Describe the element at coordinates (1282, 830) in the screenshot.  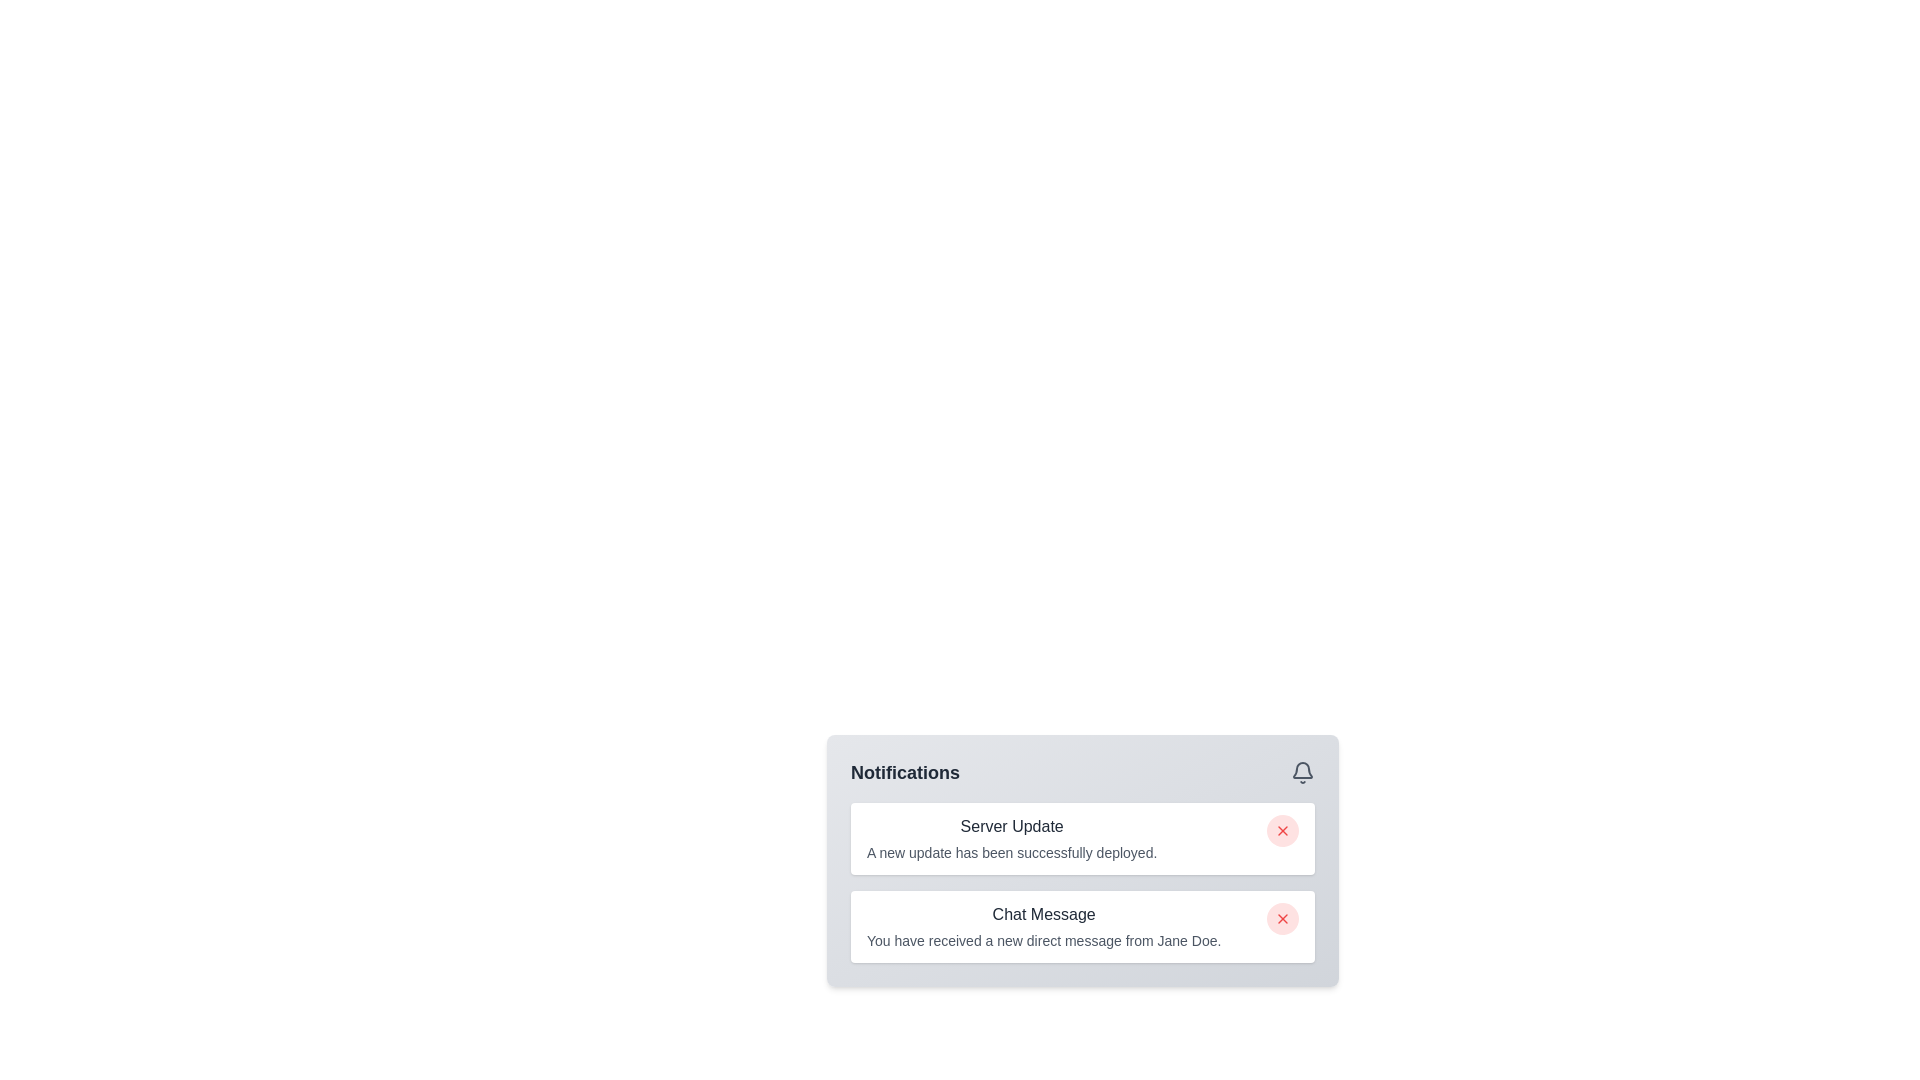
I see `the dismiss button located in the top-right corner of the 'Server Update' notification` at that location.